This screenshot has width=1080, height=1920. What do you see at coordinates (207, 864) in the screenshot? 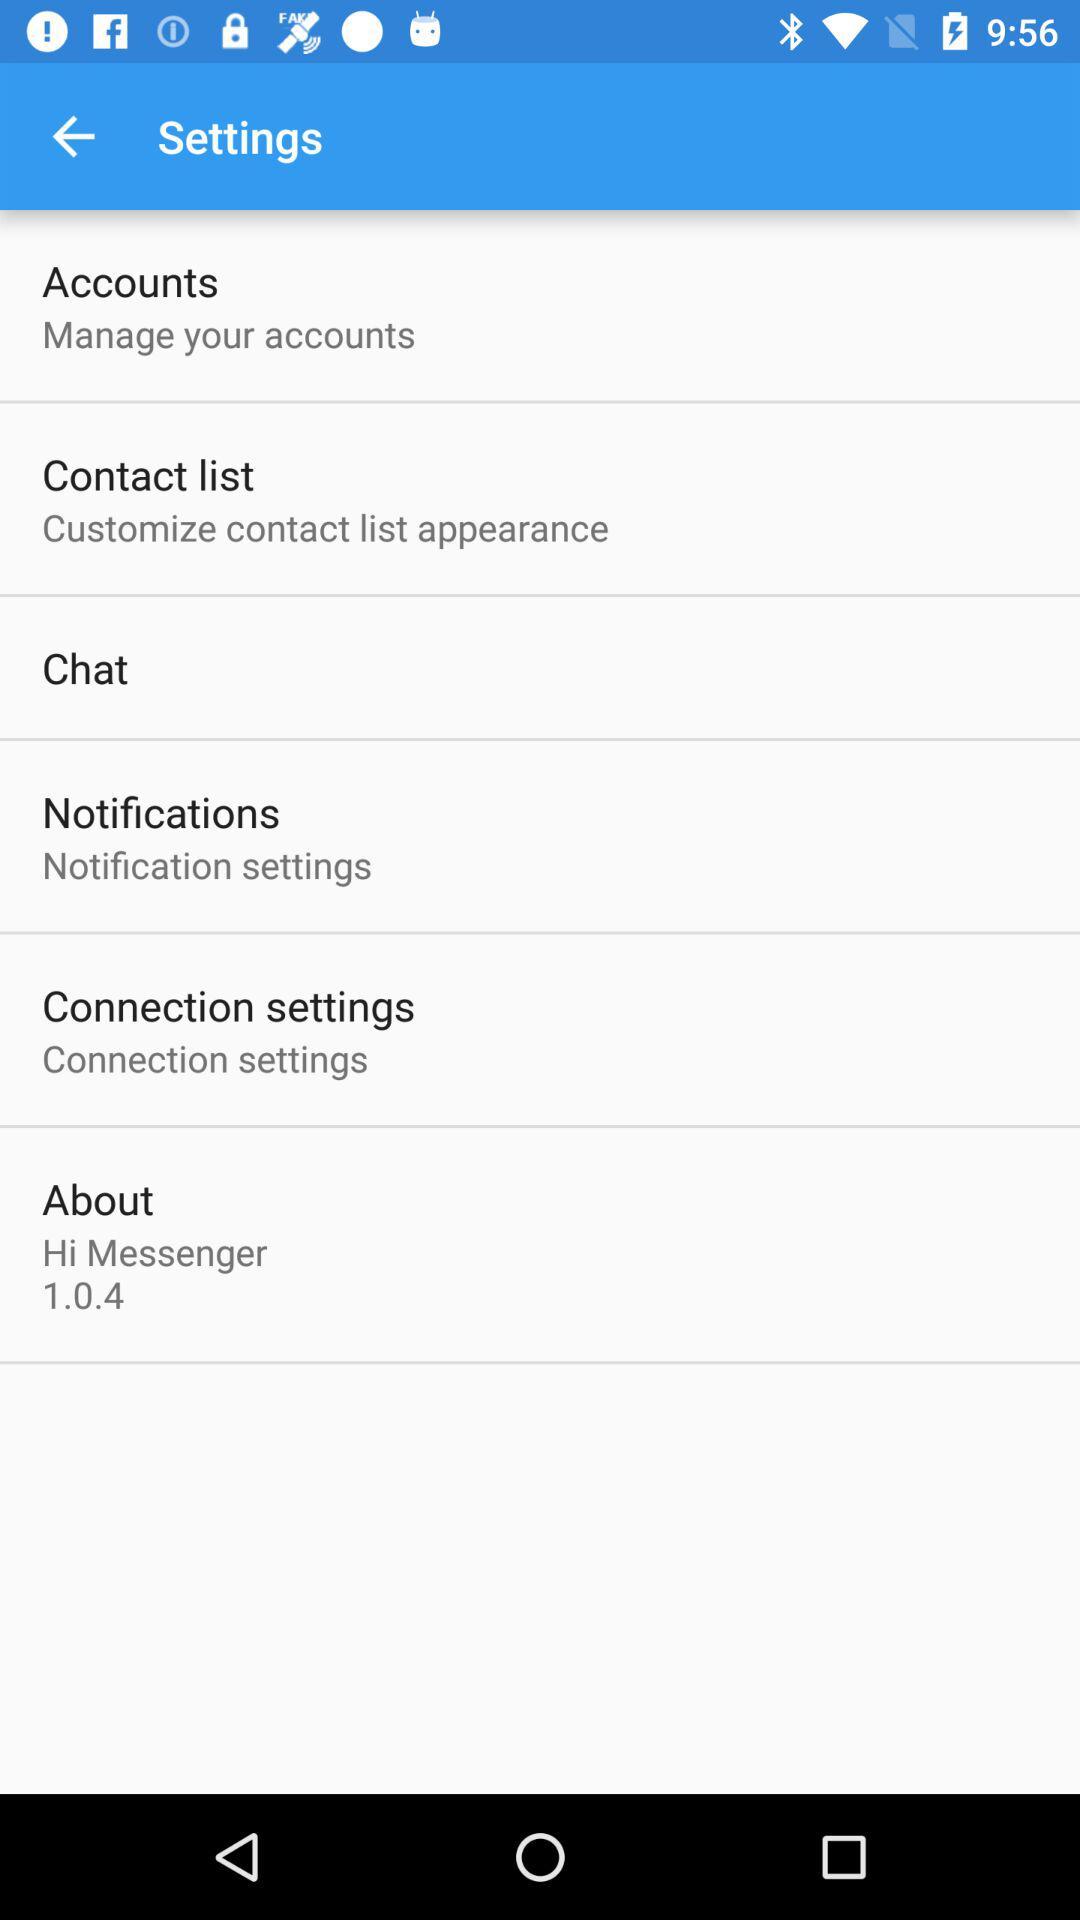
I see `the notification settings icon` at bounding box center [207, 864].